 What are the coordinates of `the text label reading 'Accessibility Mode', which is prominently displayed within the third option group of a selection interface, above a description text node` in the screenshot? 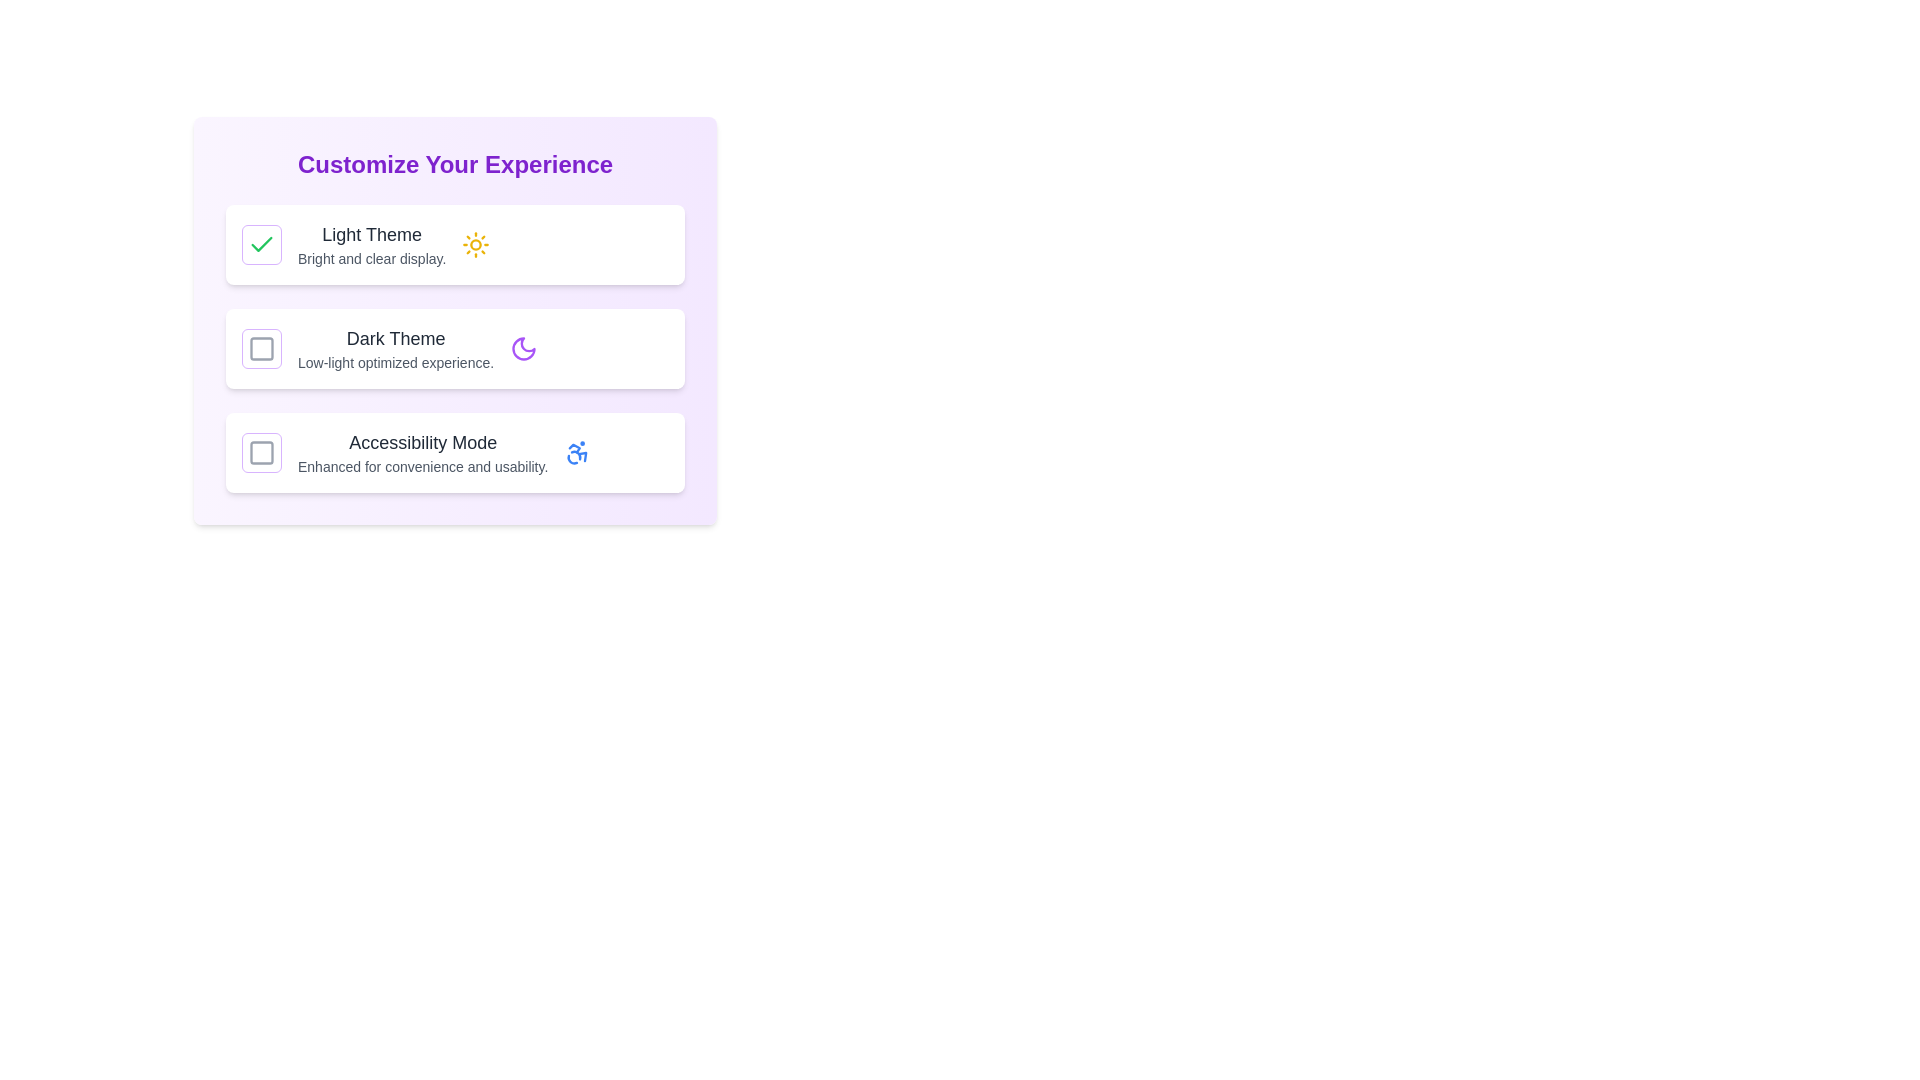 It's located at (422, 442).